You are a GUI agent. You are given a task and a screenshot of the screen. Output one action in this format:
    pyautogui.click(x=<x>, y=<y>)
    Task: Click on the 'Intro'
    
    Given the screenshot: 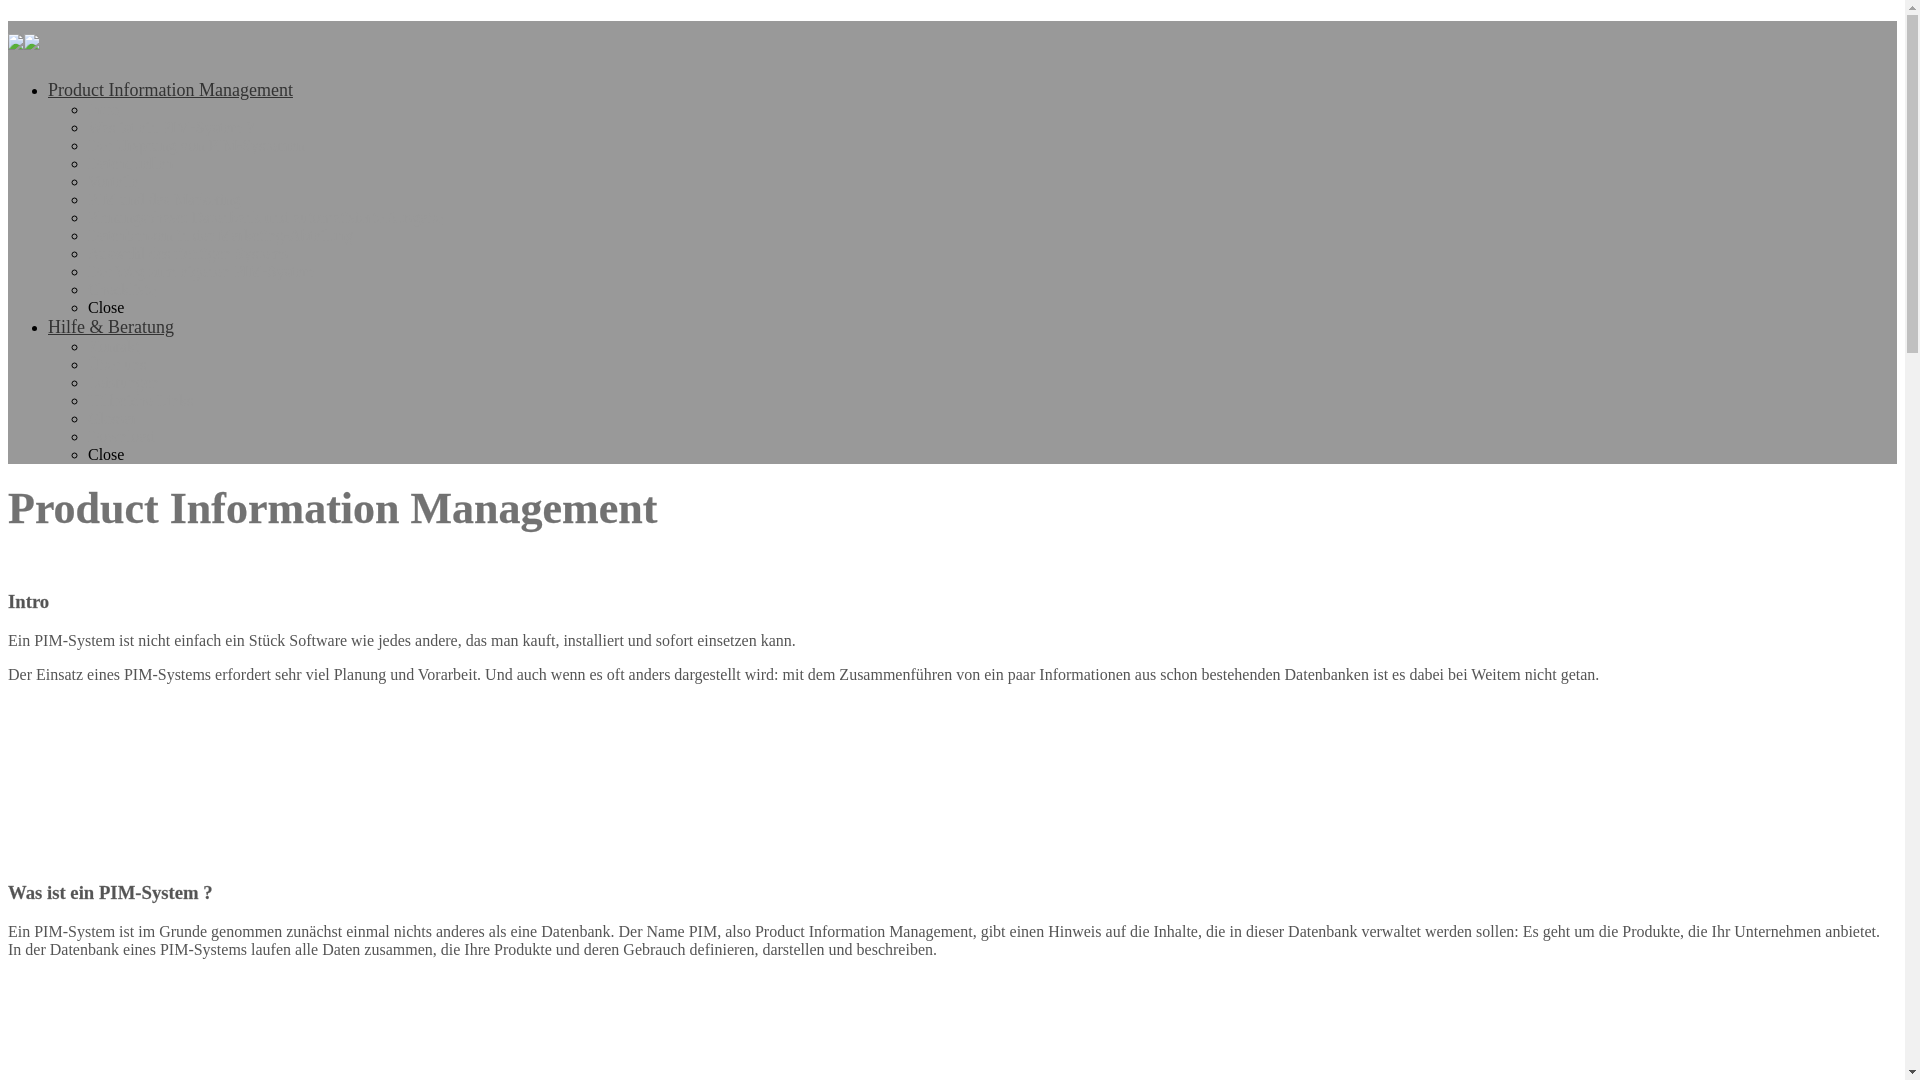 What is the action you would take?
    pyautogui.click(x=102, y=109)
    